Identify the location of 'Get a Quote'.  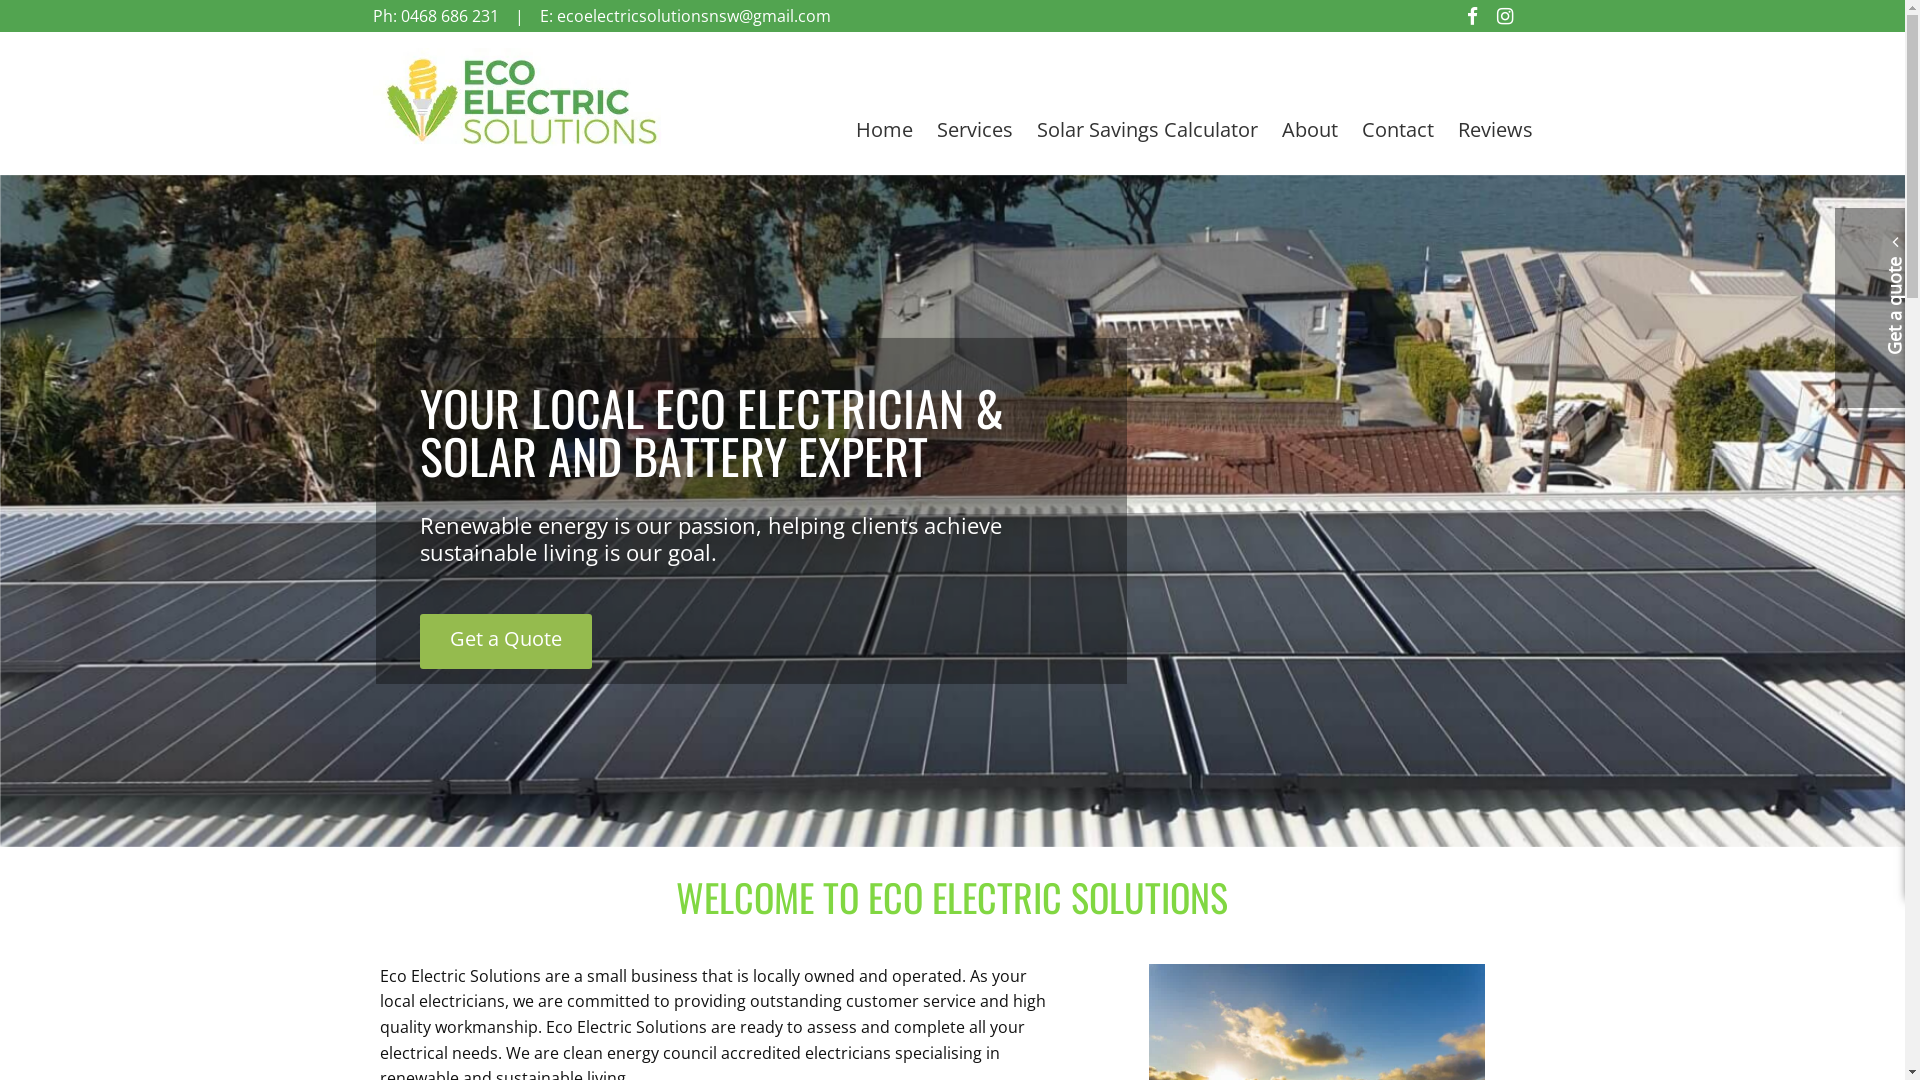
(419, 641).